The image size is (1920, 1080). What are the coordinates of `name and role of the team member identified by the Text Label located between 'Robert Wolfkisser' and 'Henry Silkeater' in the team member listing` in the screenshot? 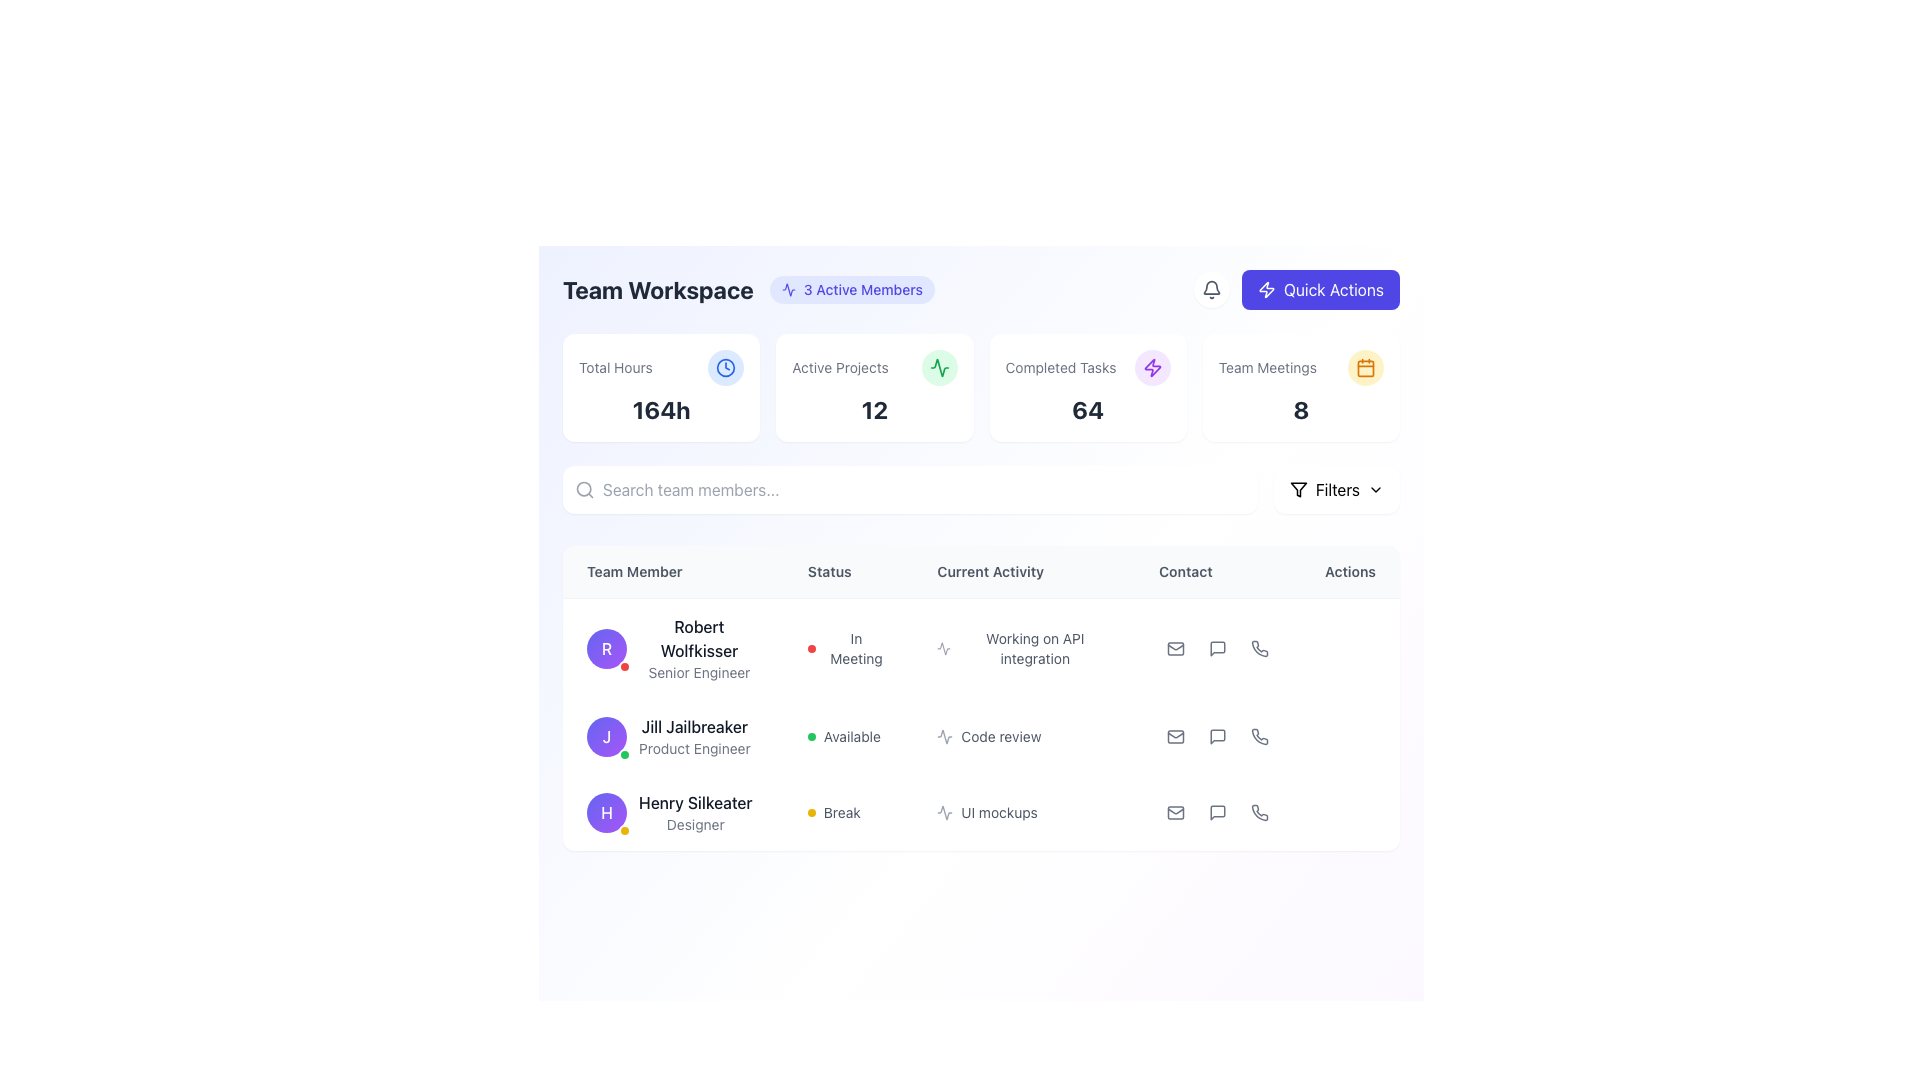 It's located at (694, 736).